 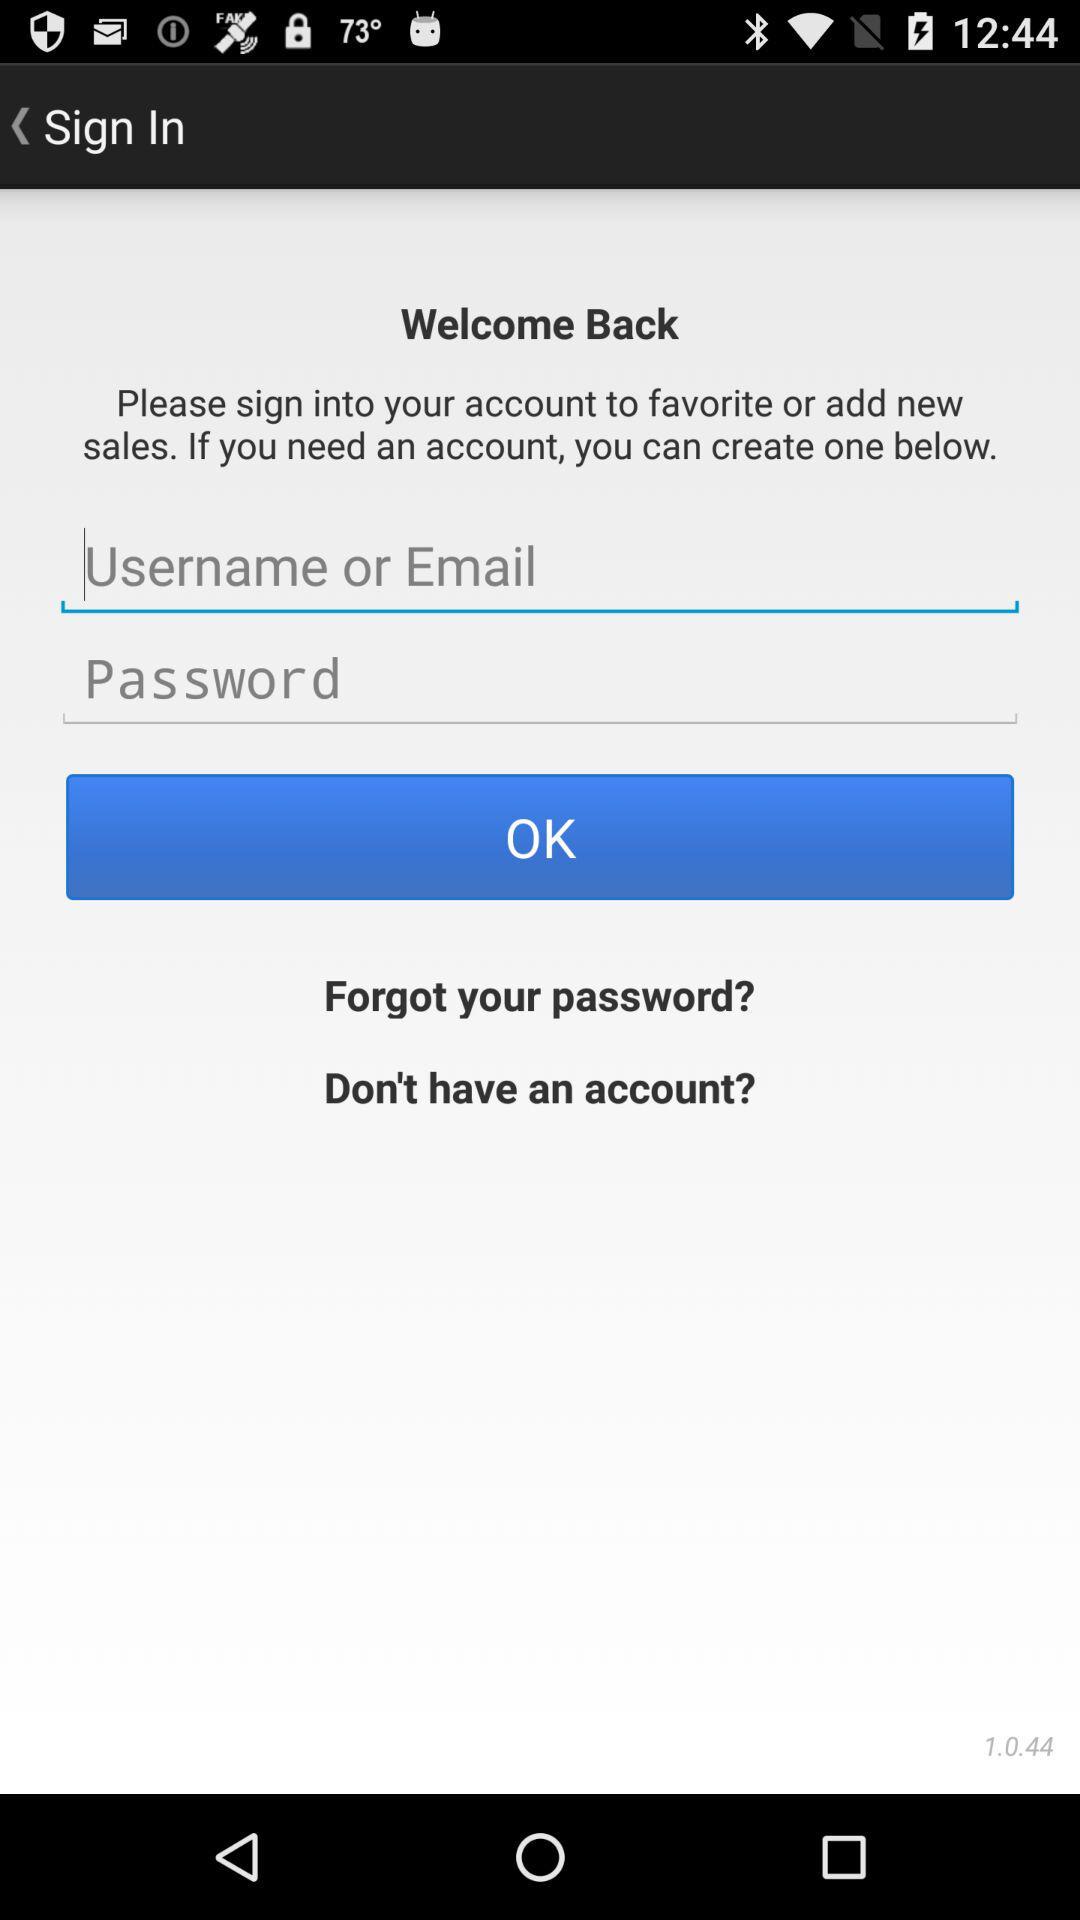 What do you see at coordinates (540, 1083) in the screenshot?
I see `the icon below forgot your password?` at bounding box center [540, 1083].